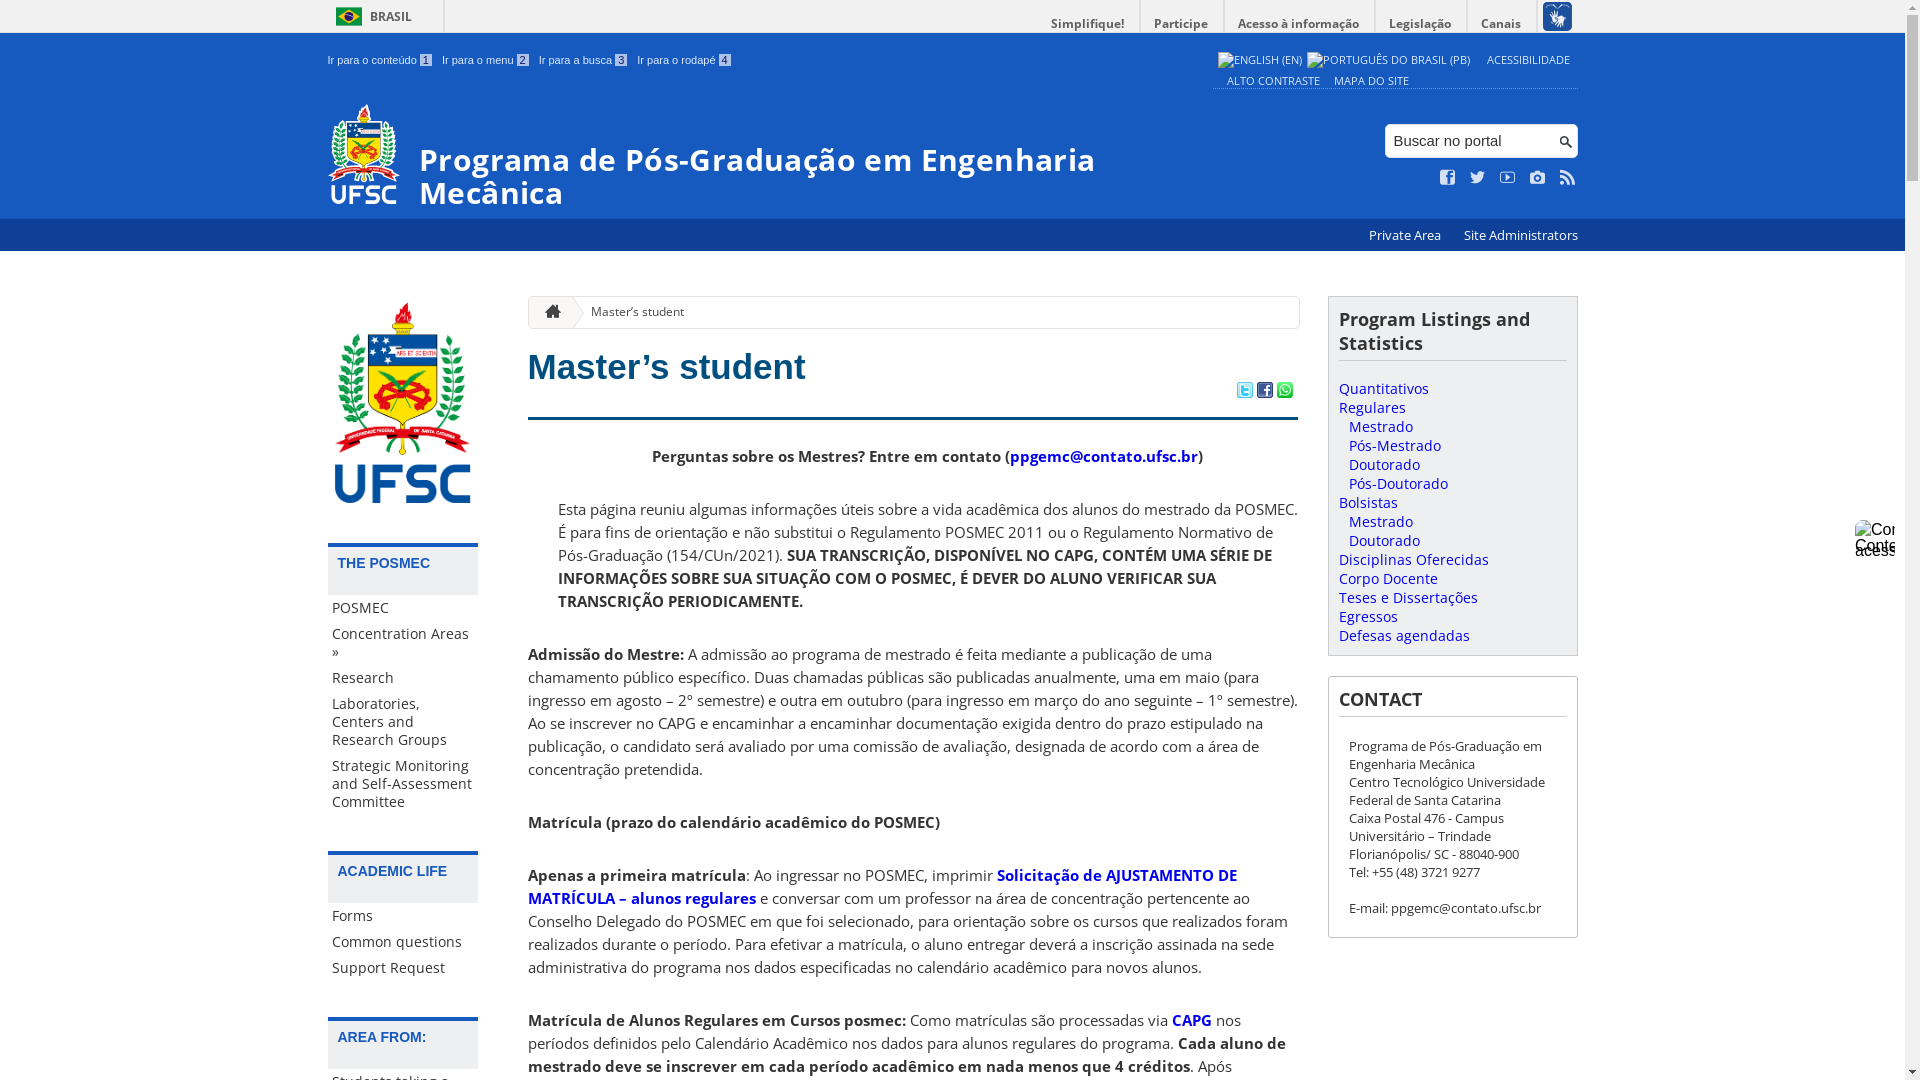 The width and height of the screenshot is (1920, 1080). I want to click on 'Bolsistas', so click(1366, 501).